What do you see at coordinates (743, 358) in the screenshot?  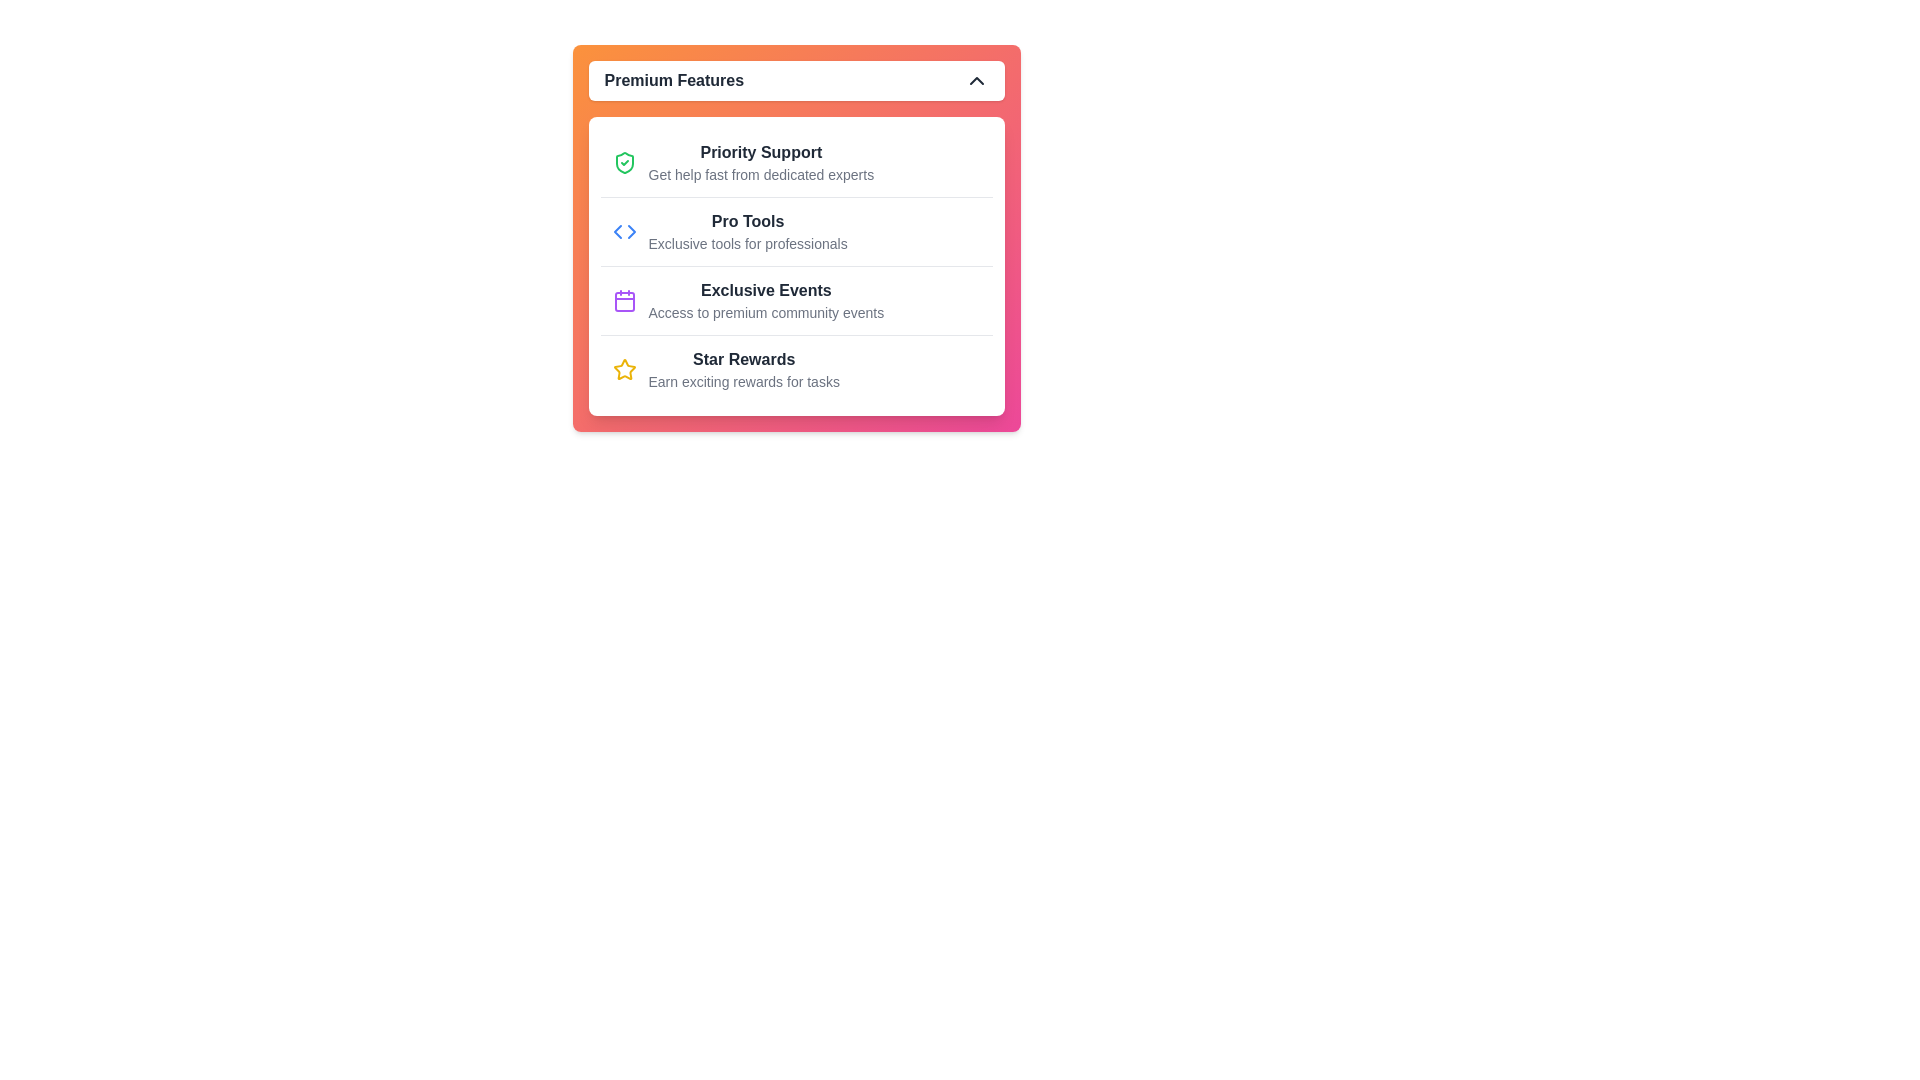 I see `text label in the fourth row of the 'Premium Features' panel, which summarizes the item and includes subtext about rewarding users for task completion` at bounding box center [743, 358].